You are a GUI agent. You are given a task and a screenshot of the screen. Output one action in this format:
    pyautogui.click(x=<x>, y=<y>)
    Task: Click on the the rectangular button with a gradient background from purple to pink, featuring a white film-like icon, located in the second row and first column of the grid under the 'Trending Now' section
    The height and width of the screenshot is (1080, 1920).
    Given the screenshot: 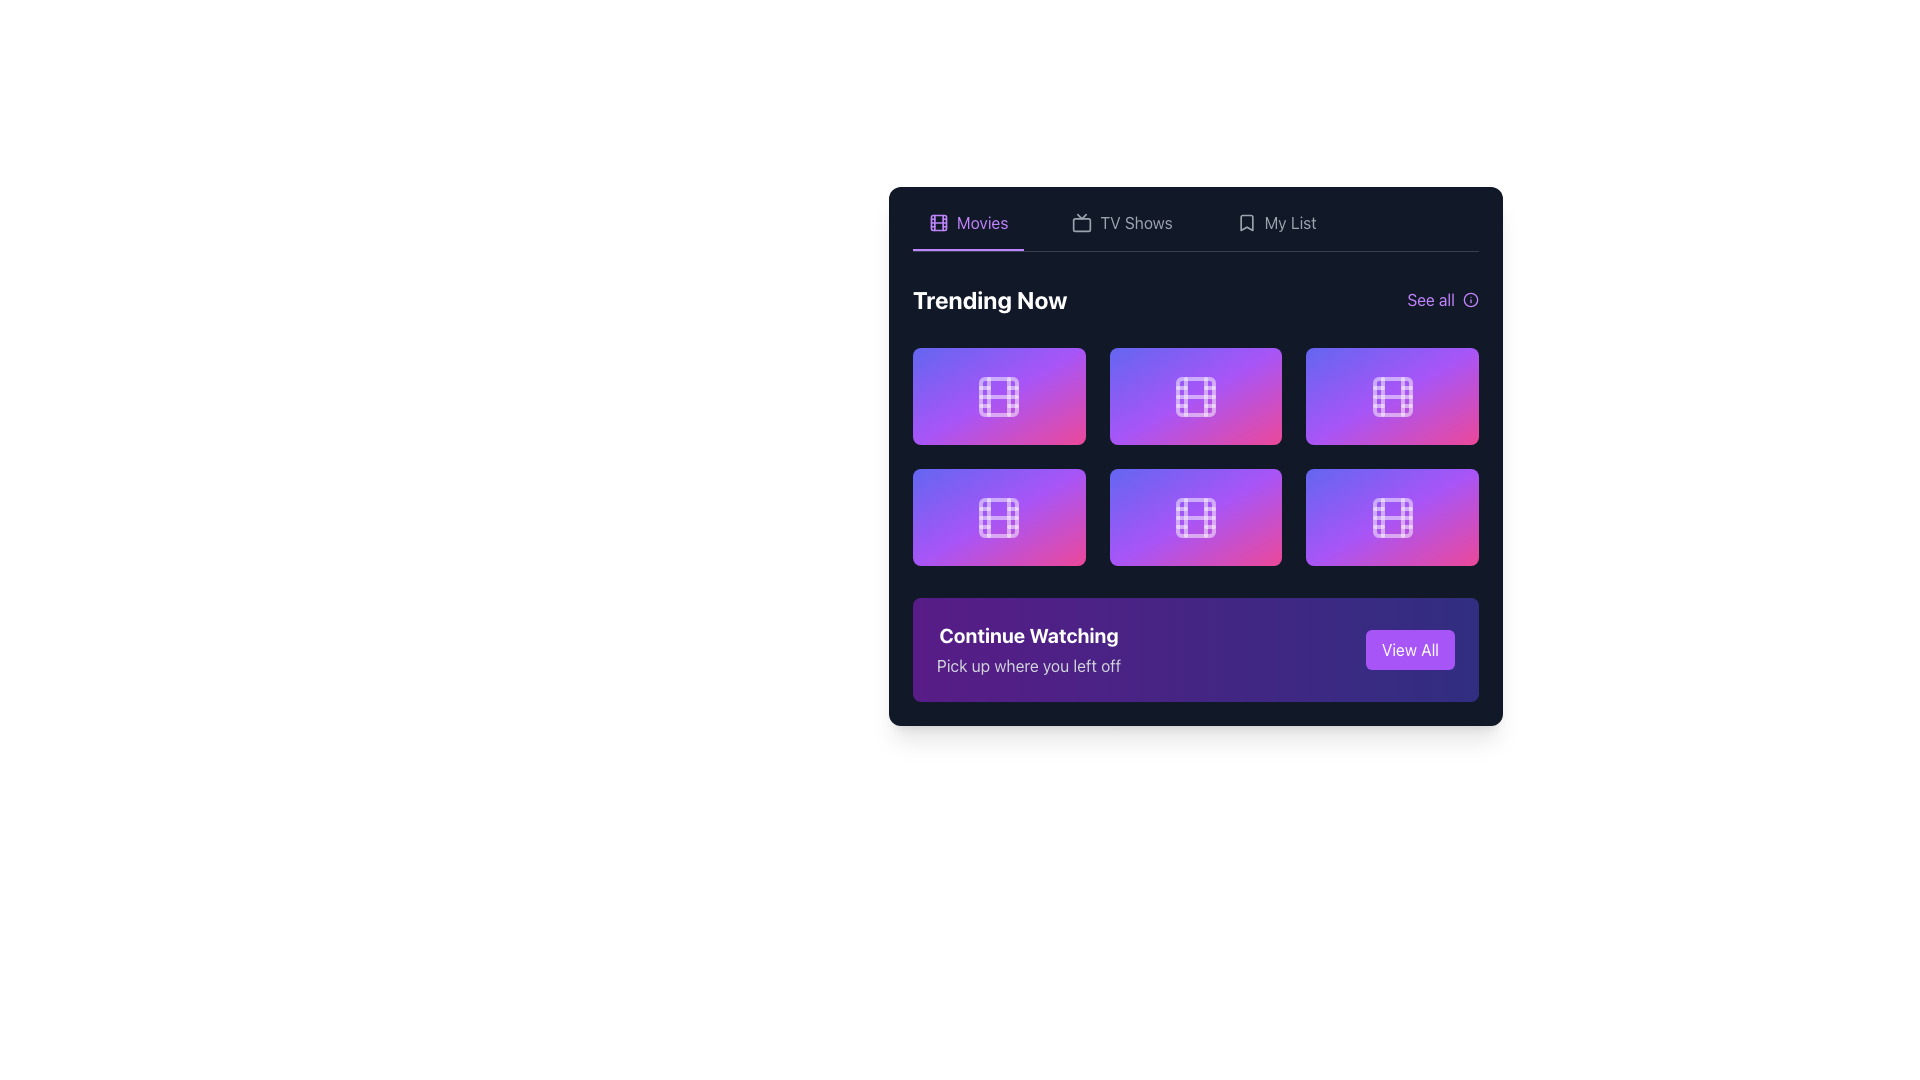 What is the action you would take?
    pyautogui.click(x=999, y=516)
    